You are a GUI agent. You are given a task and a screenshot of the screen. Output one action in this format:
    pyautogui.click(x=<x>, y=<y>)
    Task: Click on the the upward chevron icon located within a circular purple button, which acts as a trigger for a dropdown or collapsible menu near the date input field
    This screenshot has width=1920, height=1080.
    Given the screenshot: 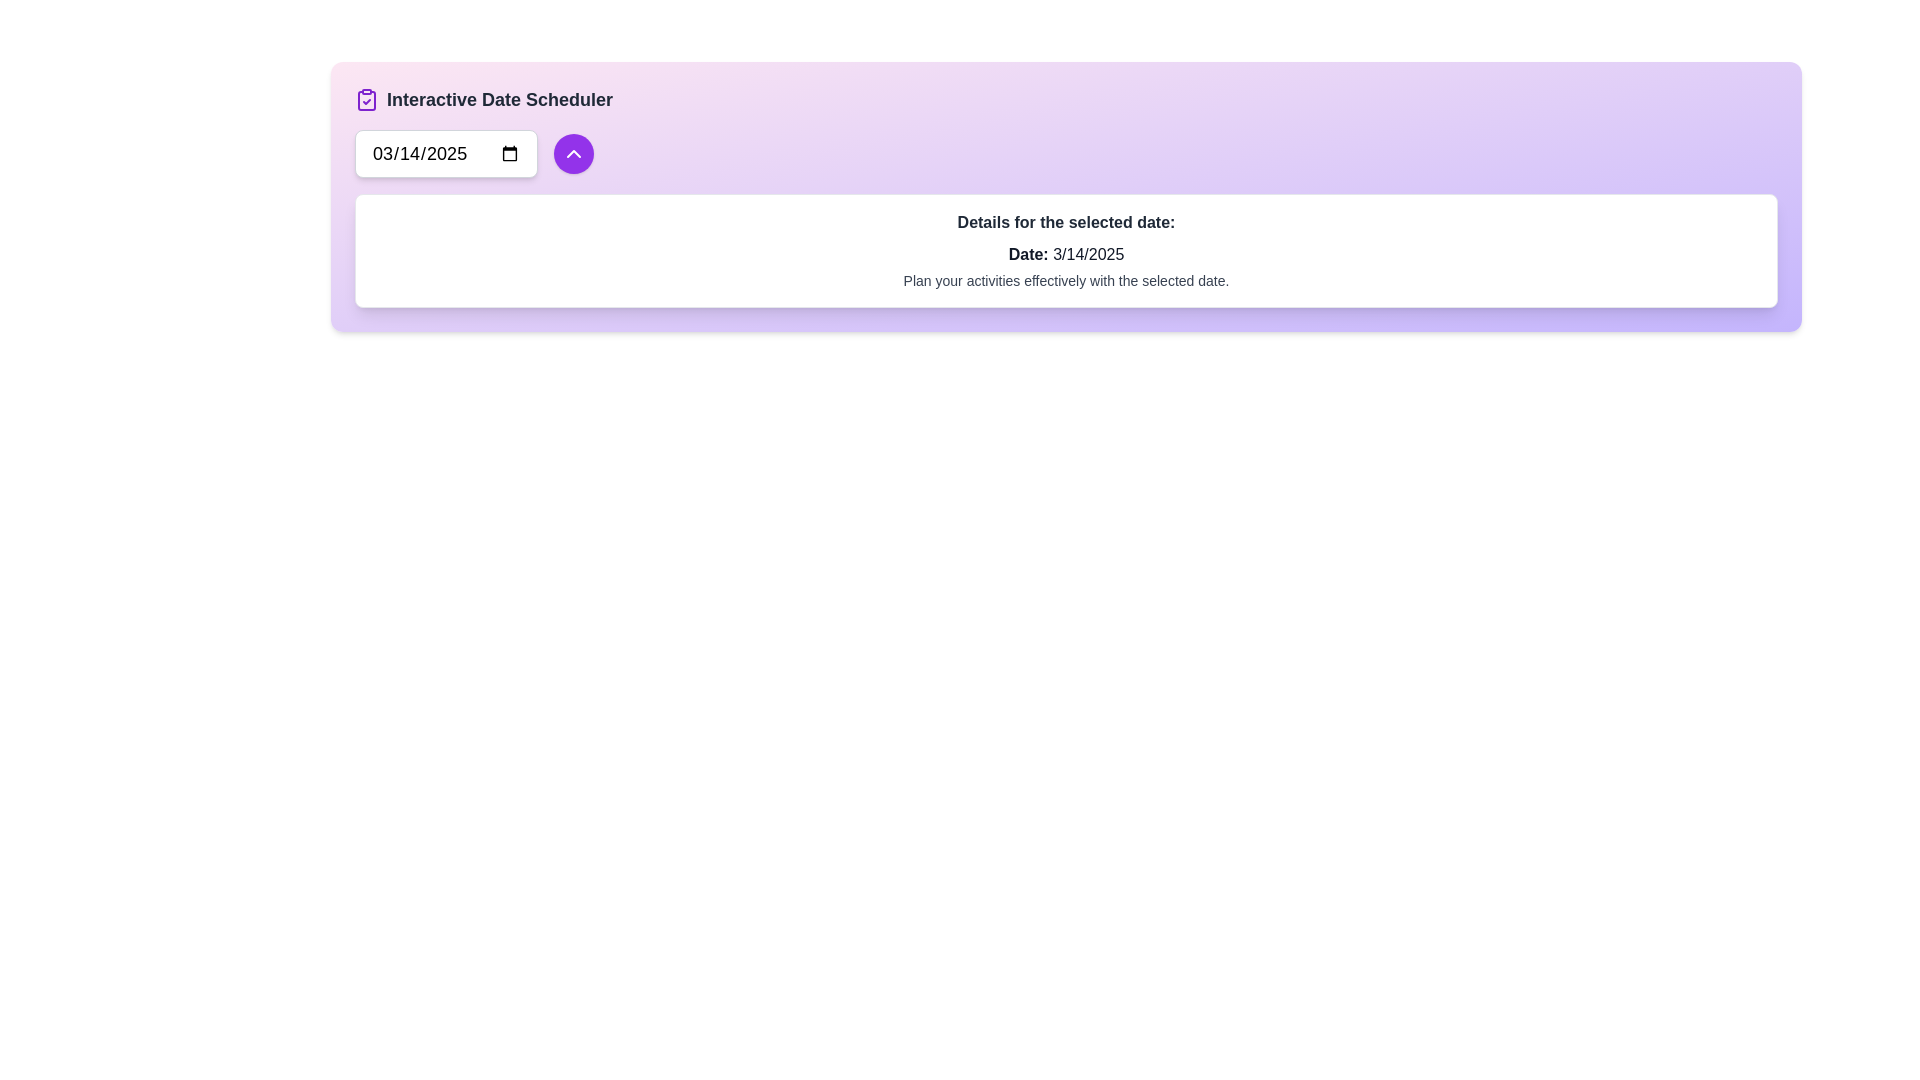 What is the action you would take?
    pyautogui.click(x=573, y=153)
    